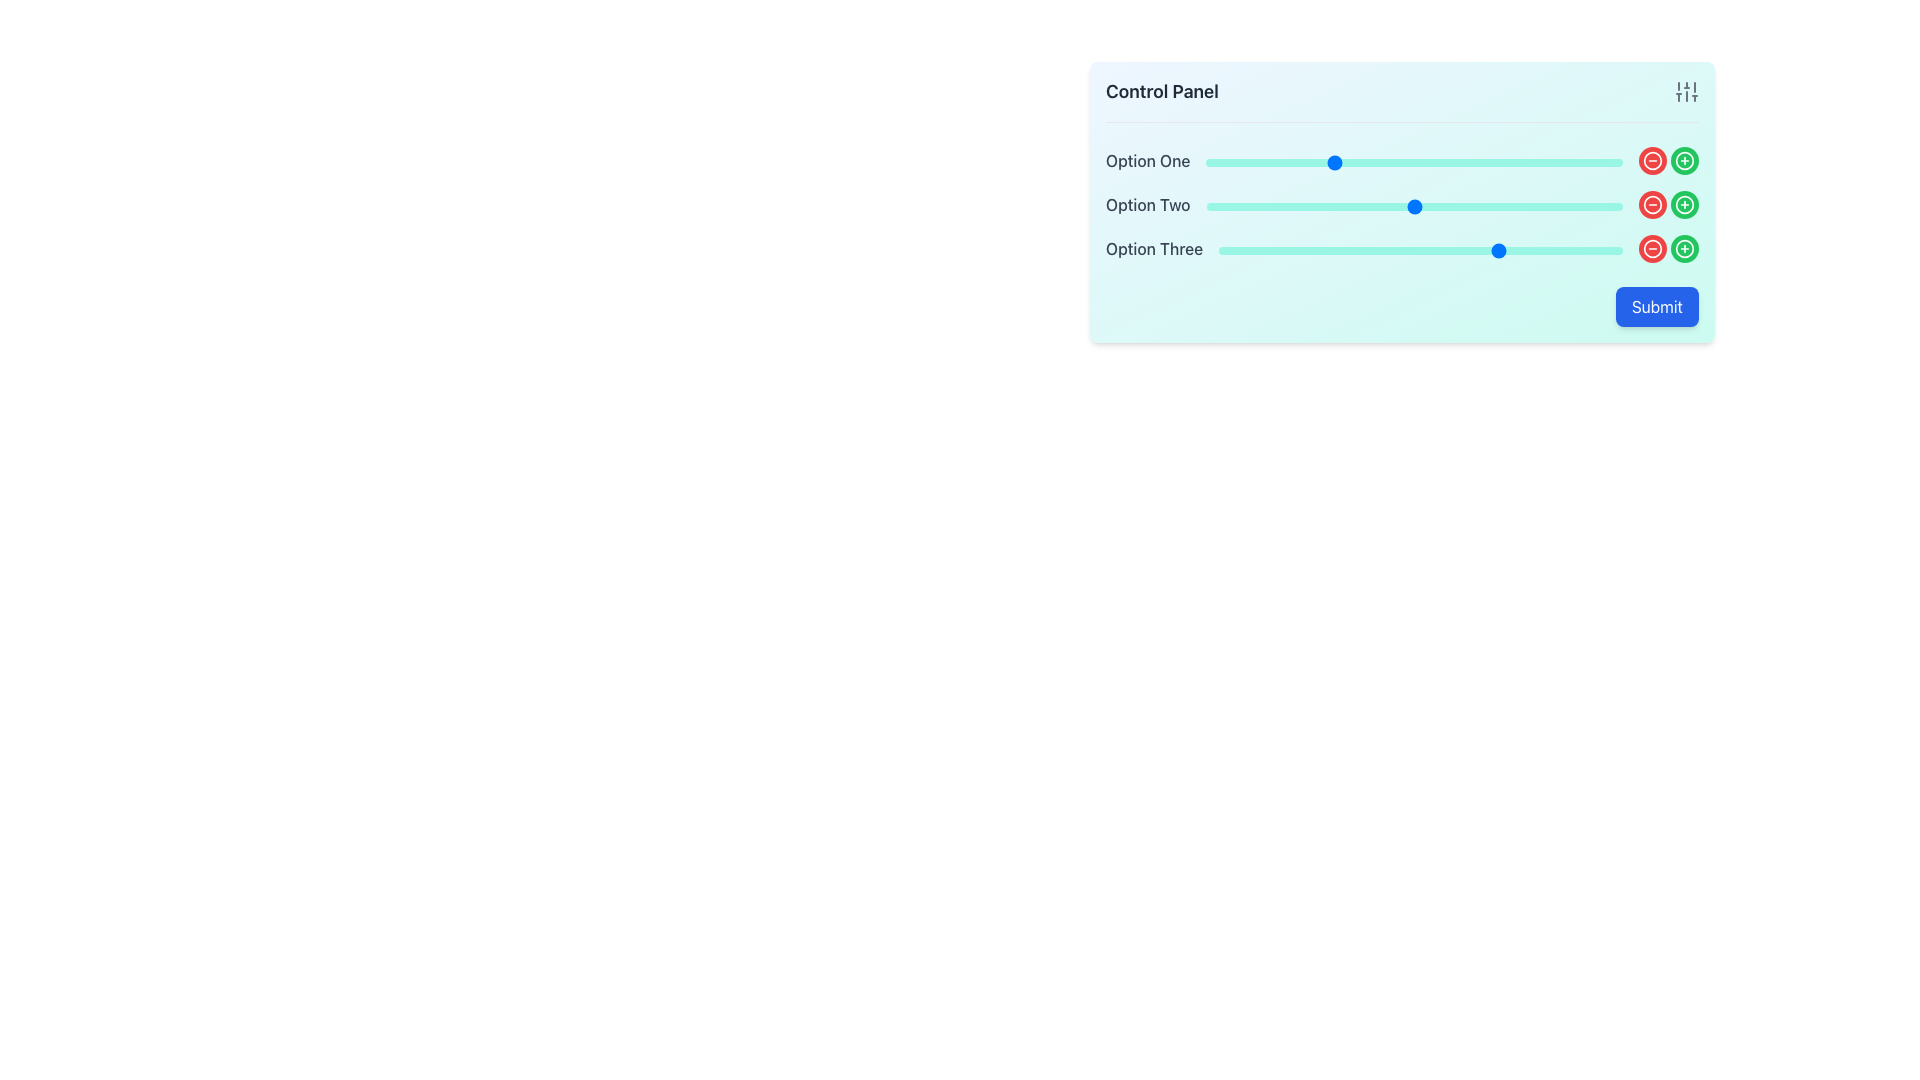 The image size is (1920, 1080). What do you see at coordinates (1477, 207) in the screenshot?
I see `the slider` at bounding box center [1477, 207].